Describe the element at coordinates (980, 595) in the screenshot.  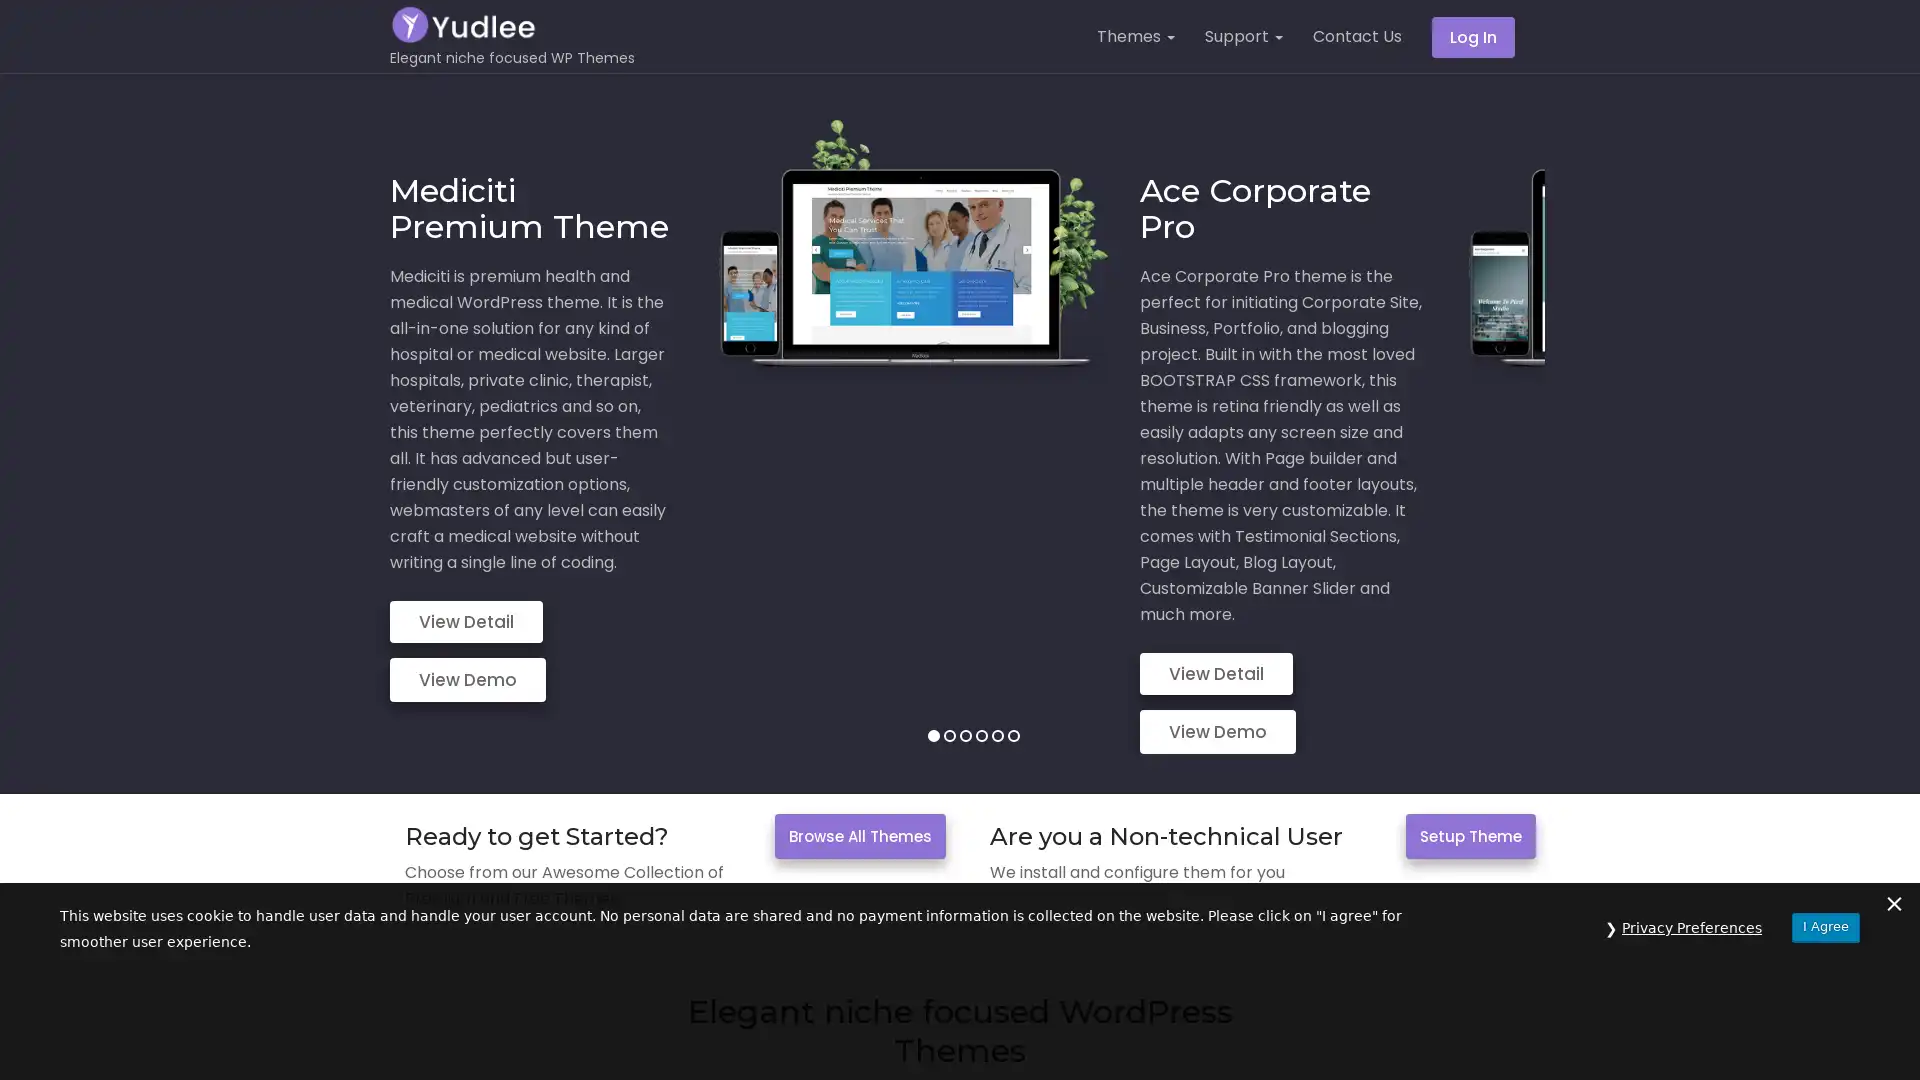
I see `4` at that location.